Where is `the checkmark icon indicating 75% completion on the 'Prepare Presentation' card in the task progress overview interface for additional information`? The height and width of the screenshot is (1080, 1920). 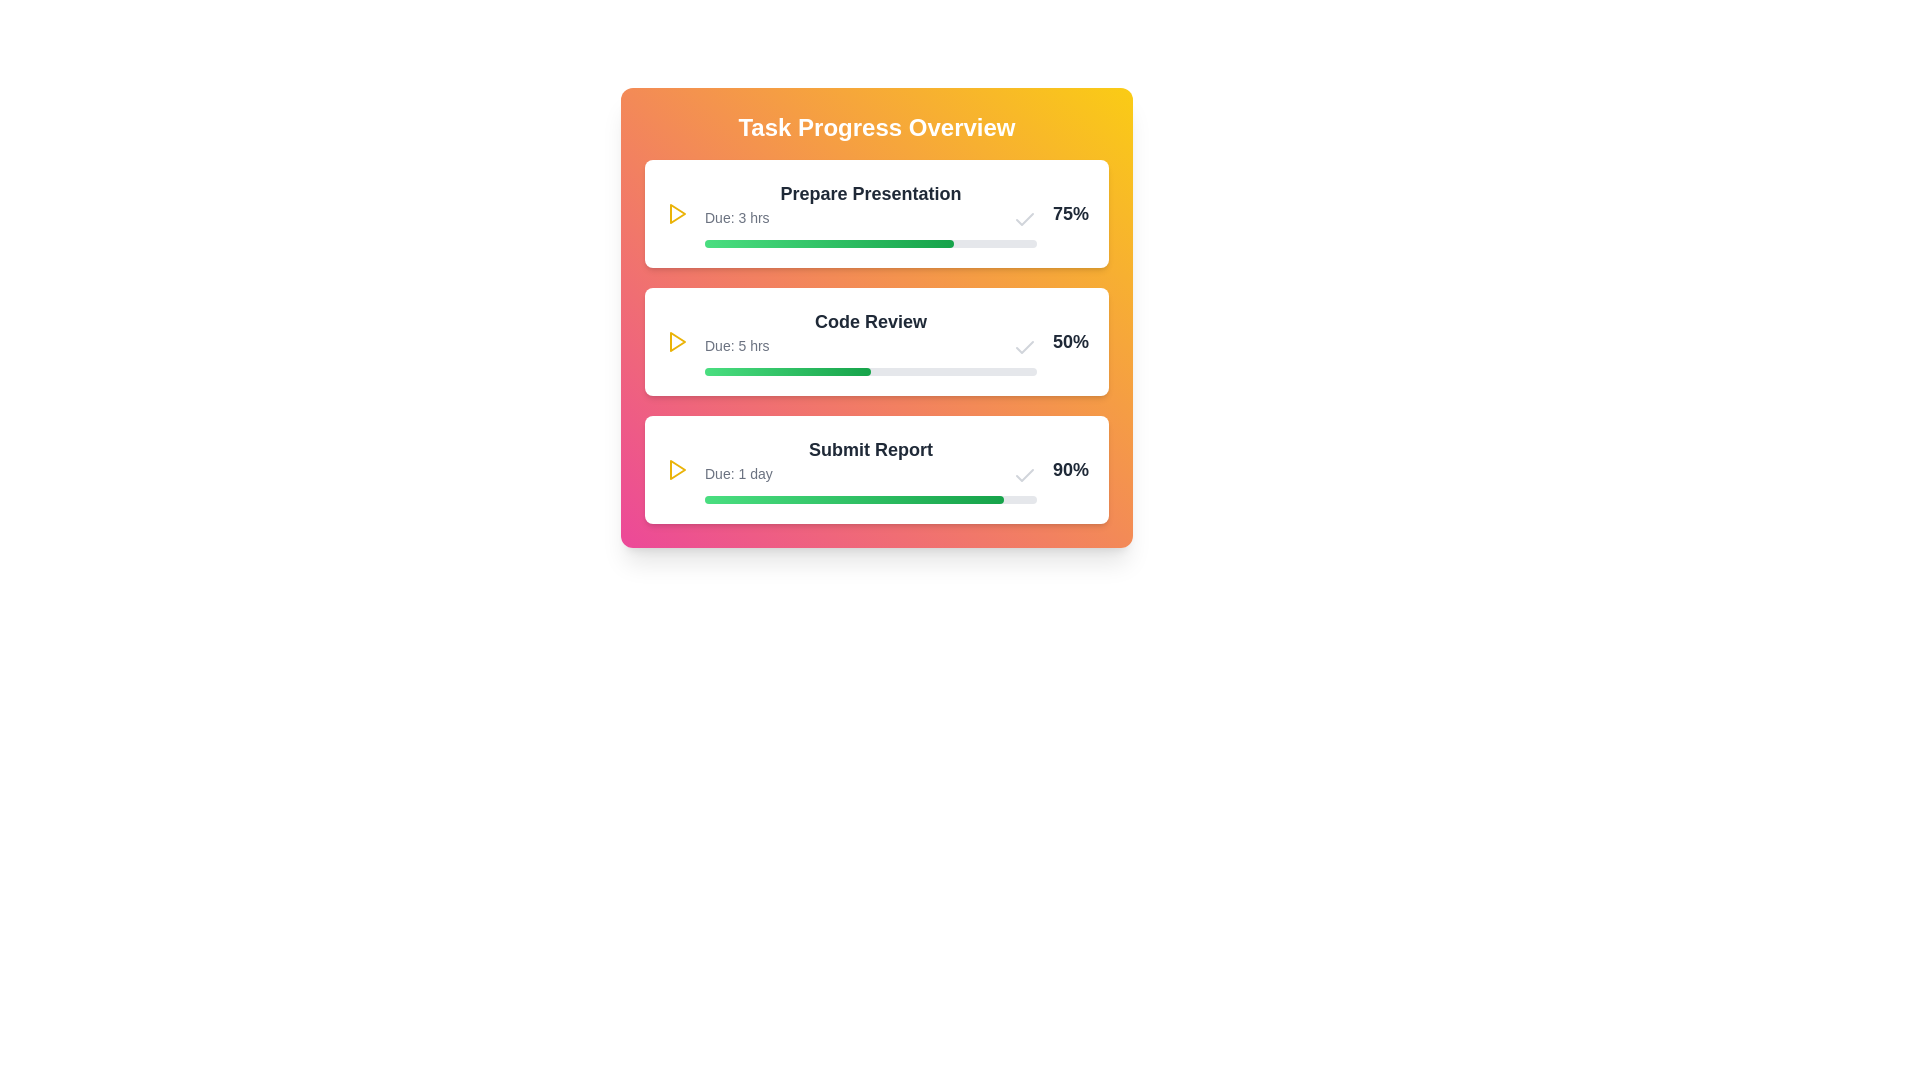 the checkmark icon indicating 75% completion on the 'Prepare Presentation' card in the task progress overview interface for additional information is located at coordinates (1024, 219).